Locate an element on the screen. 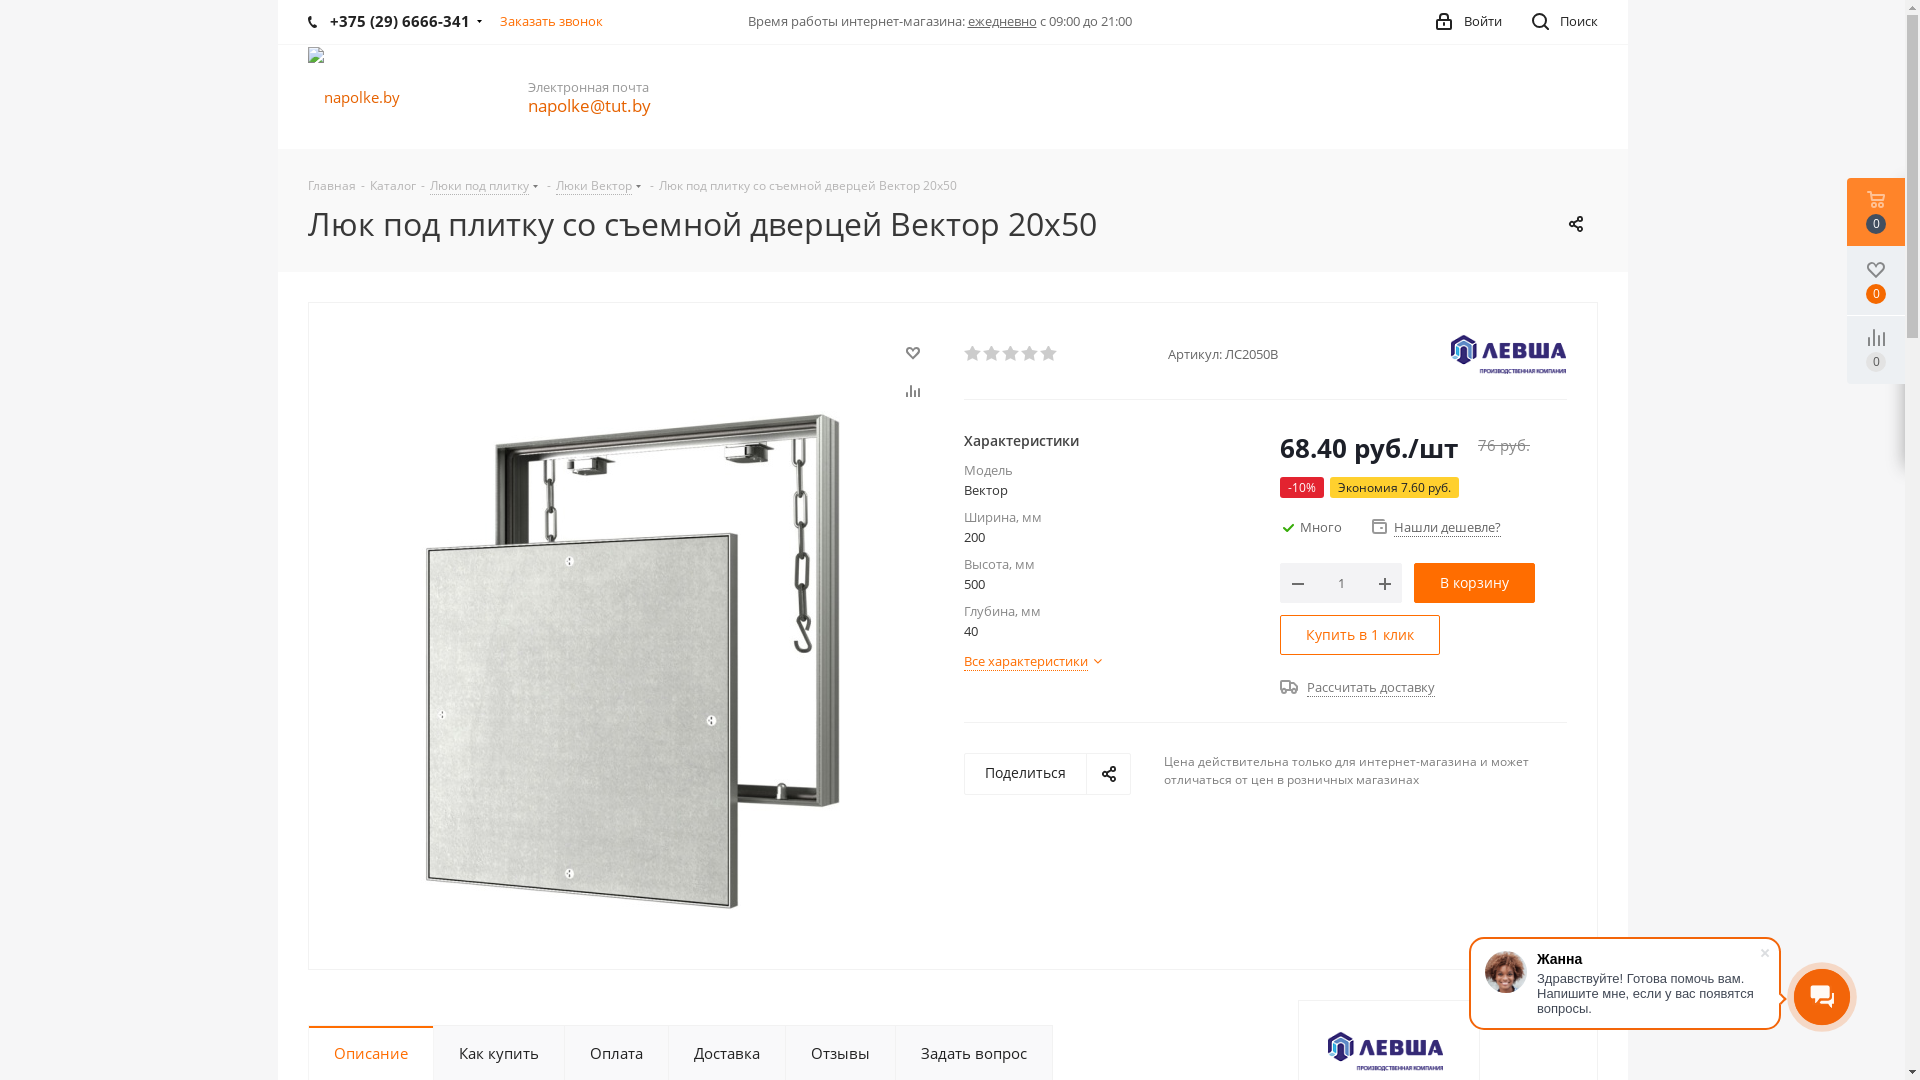 This screenshot has width=1920, height=1080. 'napolke.by' is located at coordinates (354, 96).